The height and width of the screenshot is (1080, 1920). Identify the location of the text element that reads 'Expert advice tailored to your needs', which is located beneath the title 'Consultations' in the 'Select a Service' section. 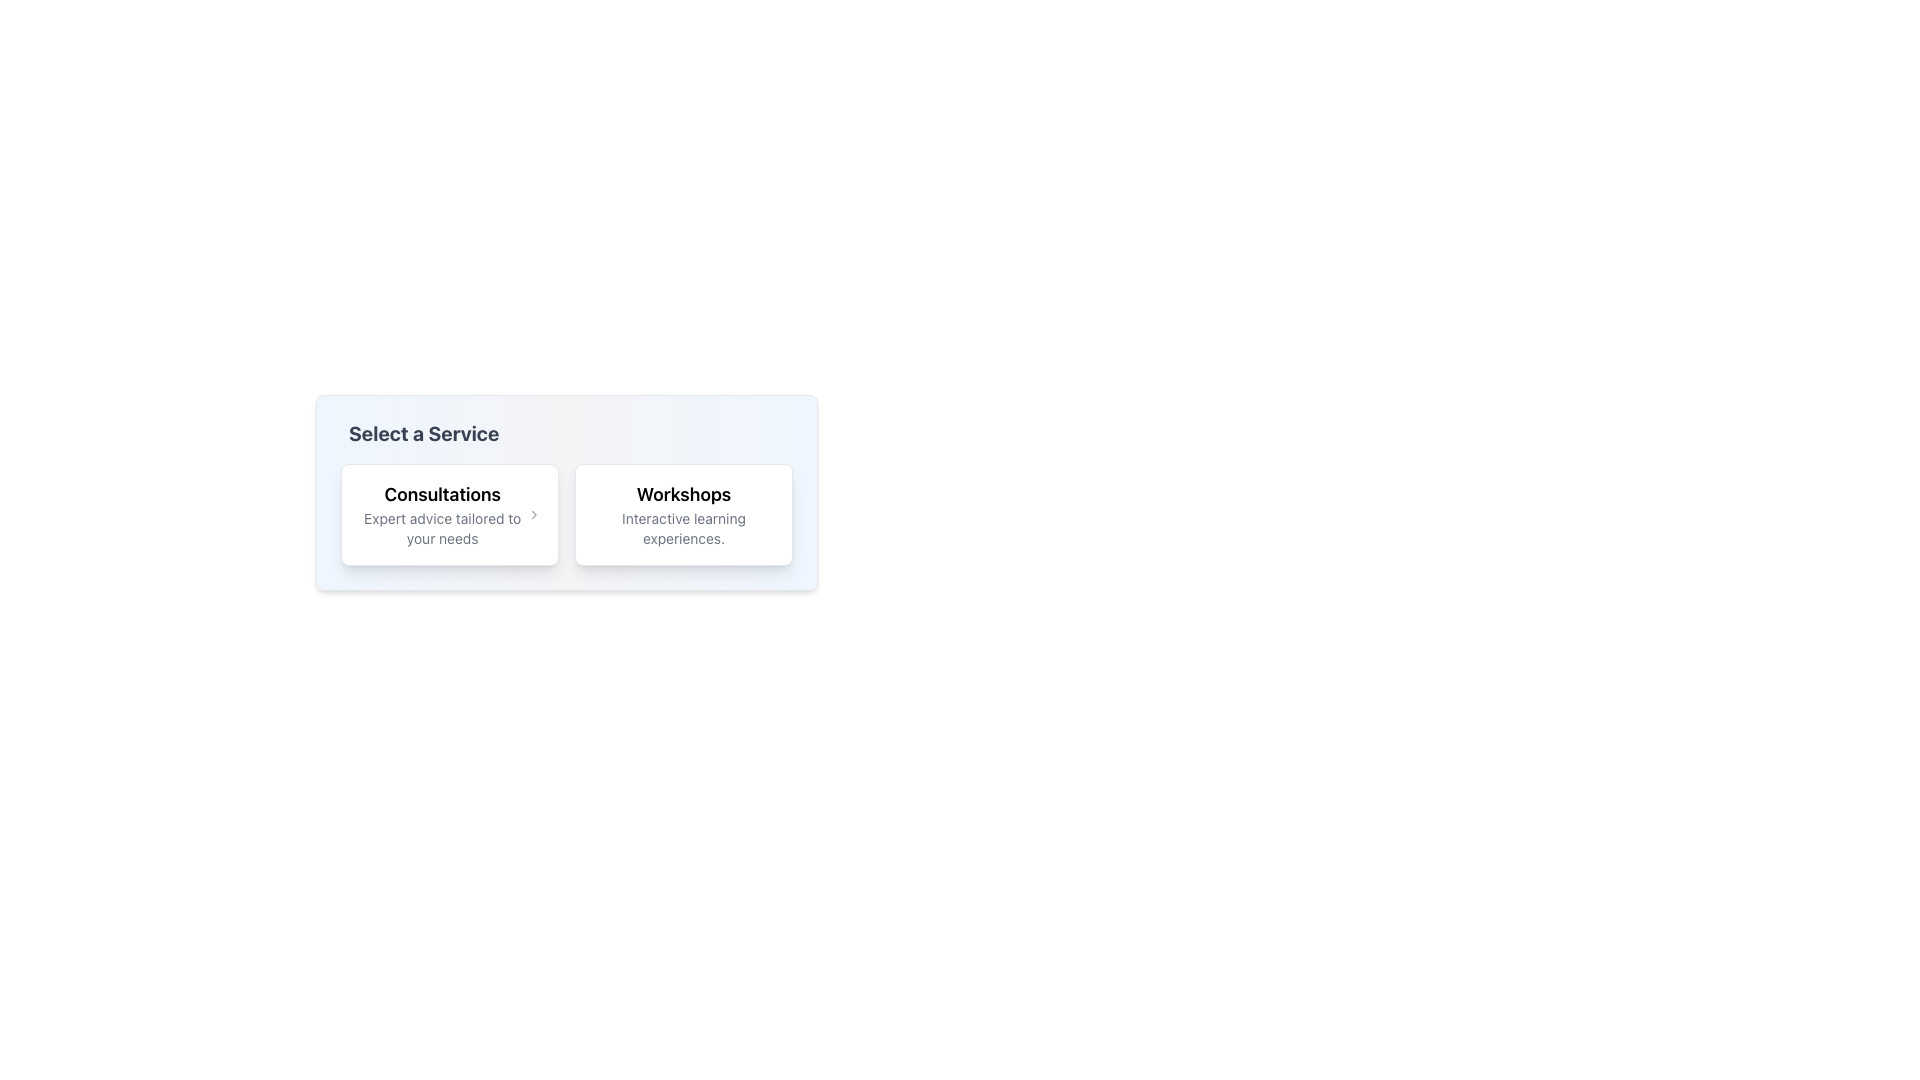
(441, 527).